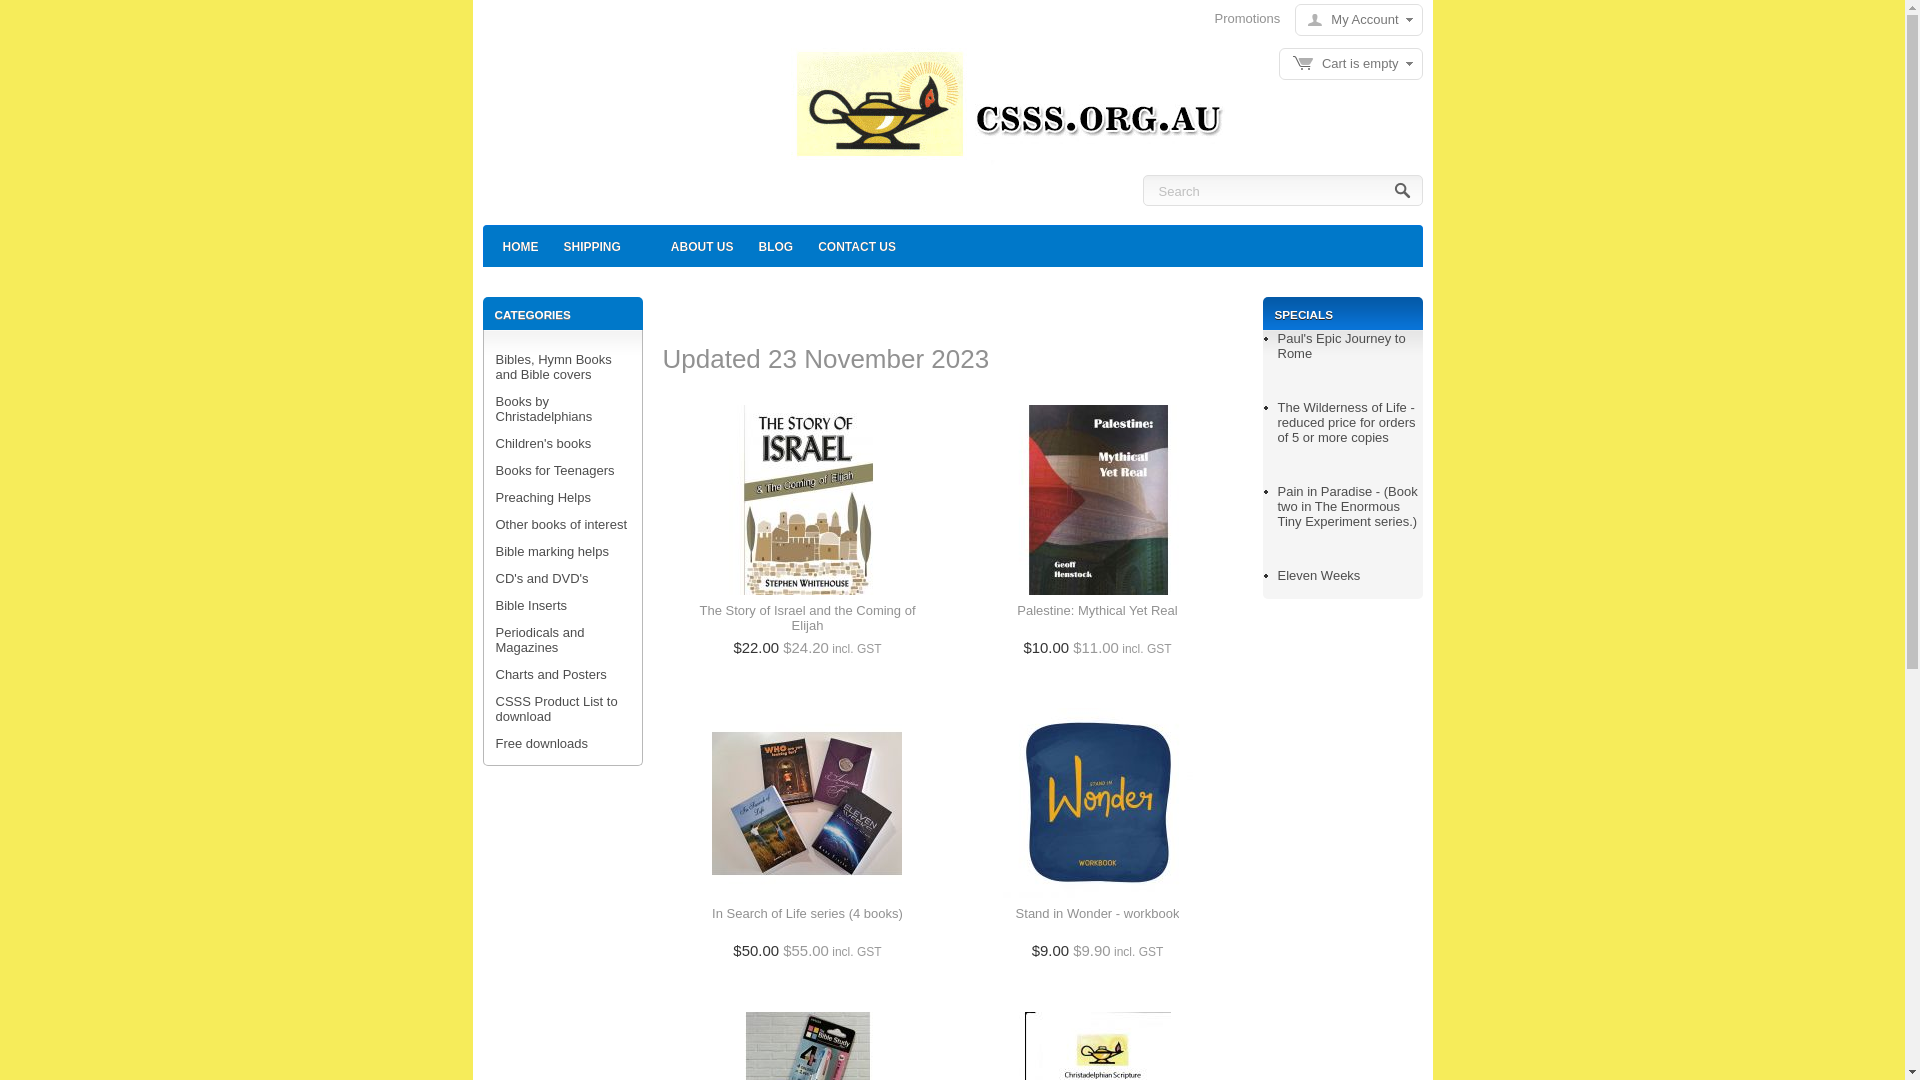  What do you see at coordinates (1350, 63) in the screenshot?
I see `'Cart is empty'` at bounding box center [1350, 63].